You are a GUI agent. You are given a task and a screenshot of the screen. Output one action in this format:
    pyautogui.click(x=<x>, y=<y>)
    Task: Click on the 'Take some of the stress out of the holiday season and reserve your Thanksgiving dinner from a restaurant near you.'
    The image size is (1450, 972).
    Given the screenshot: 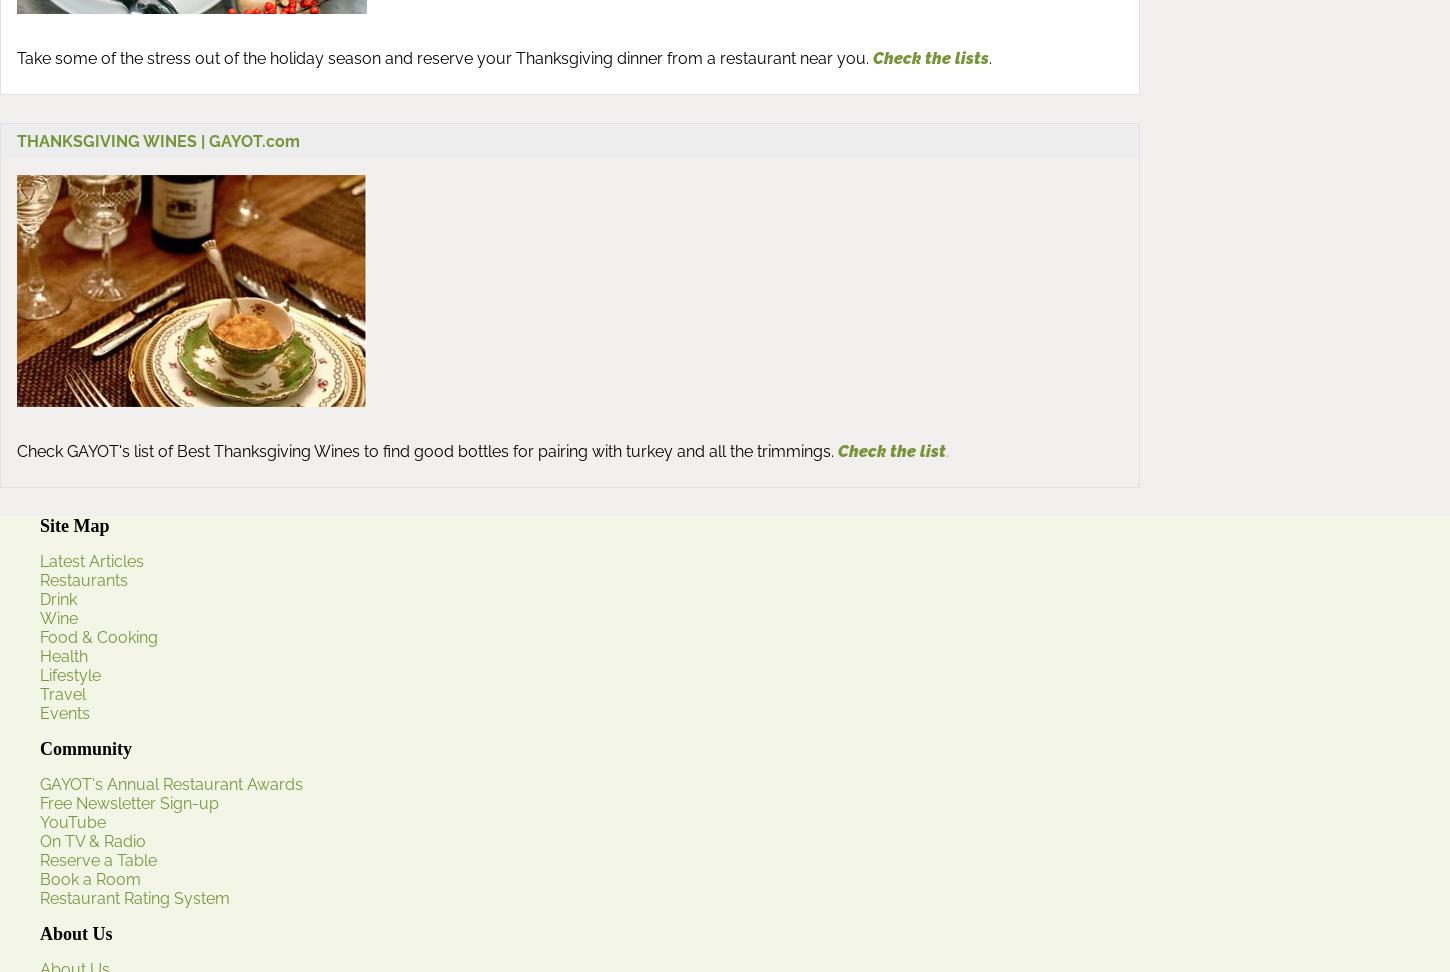 What is the action you would take?
    pyautogui.click(x=441, y=57)
    